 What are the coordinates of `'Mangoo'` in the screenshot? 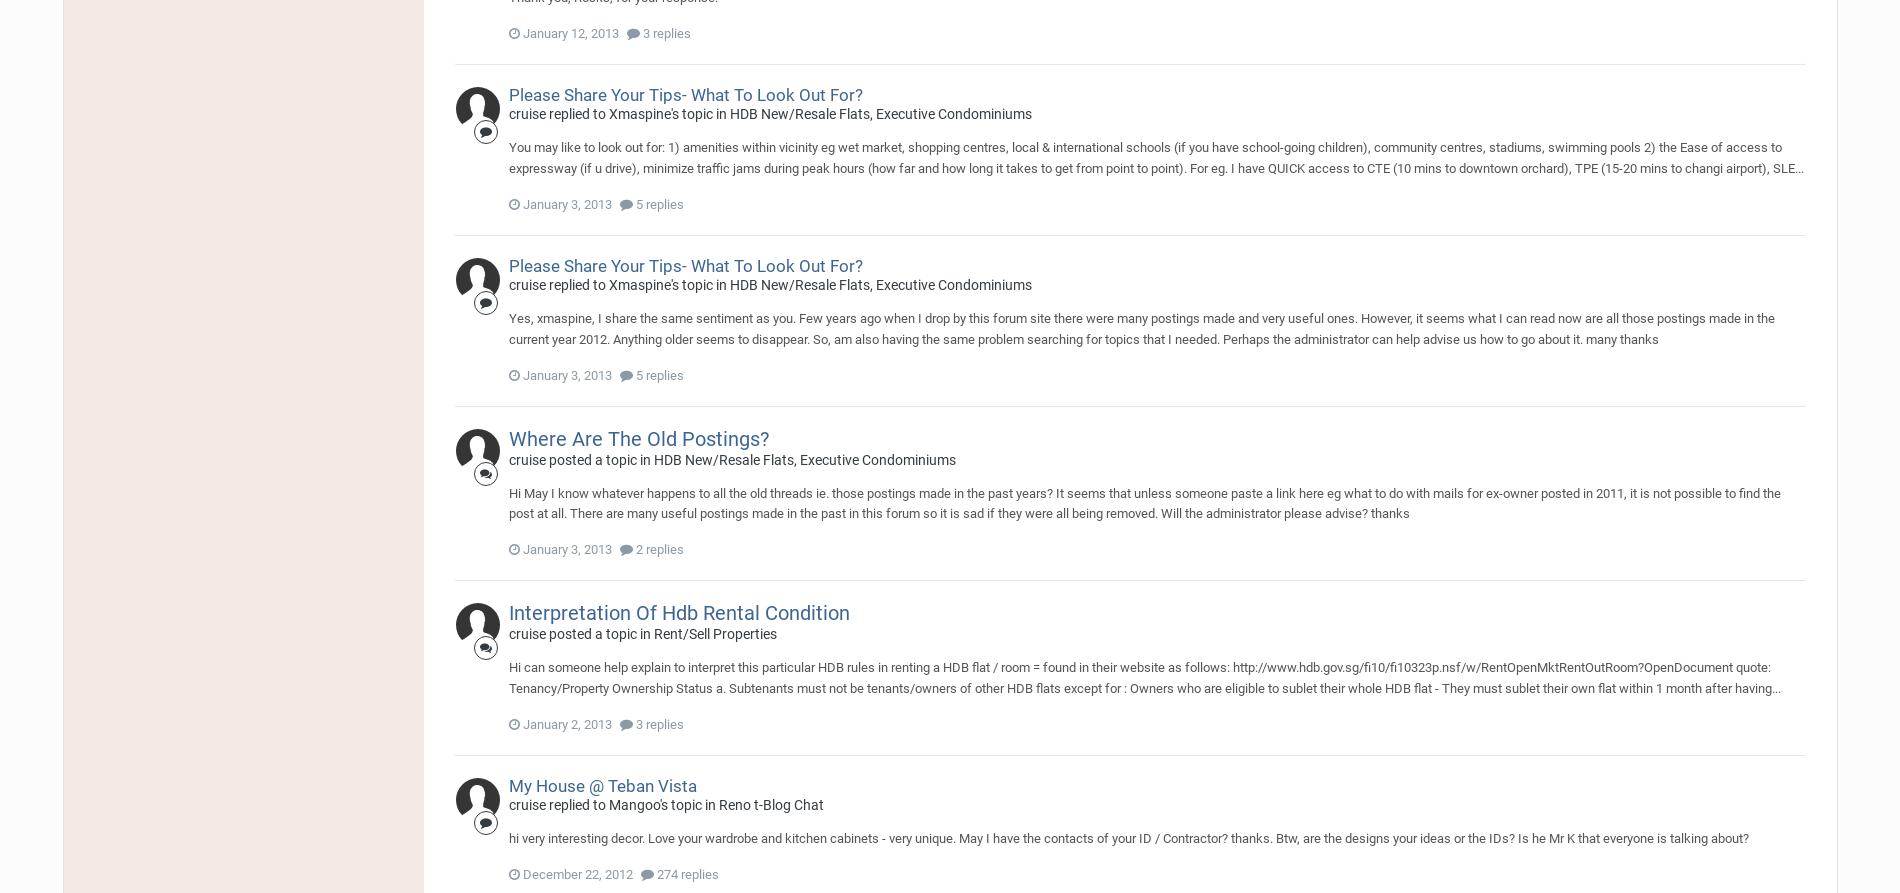 It's located at (633, 804).